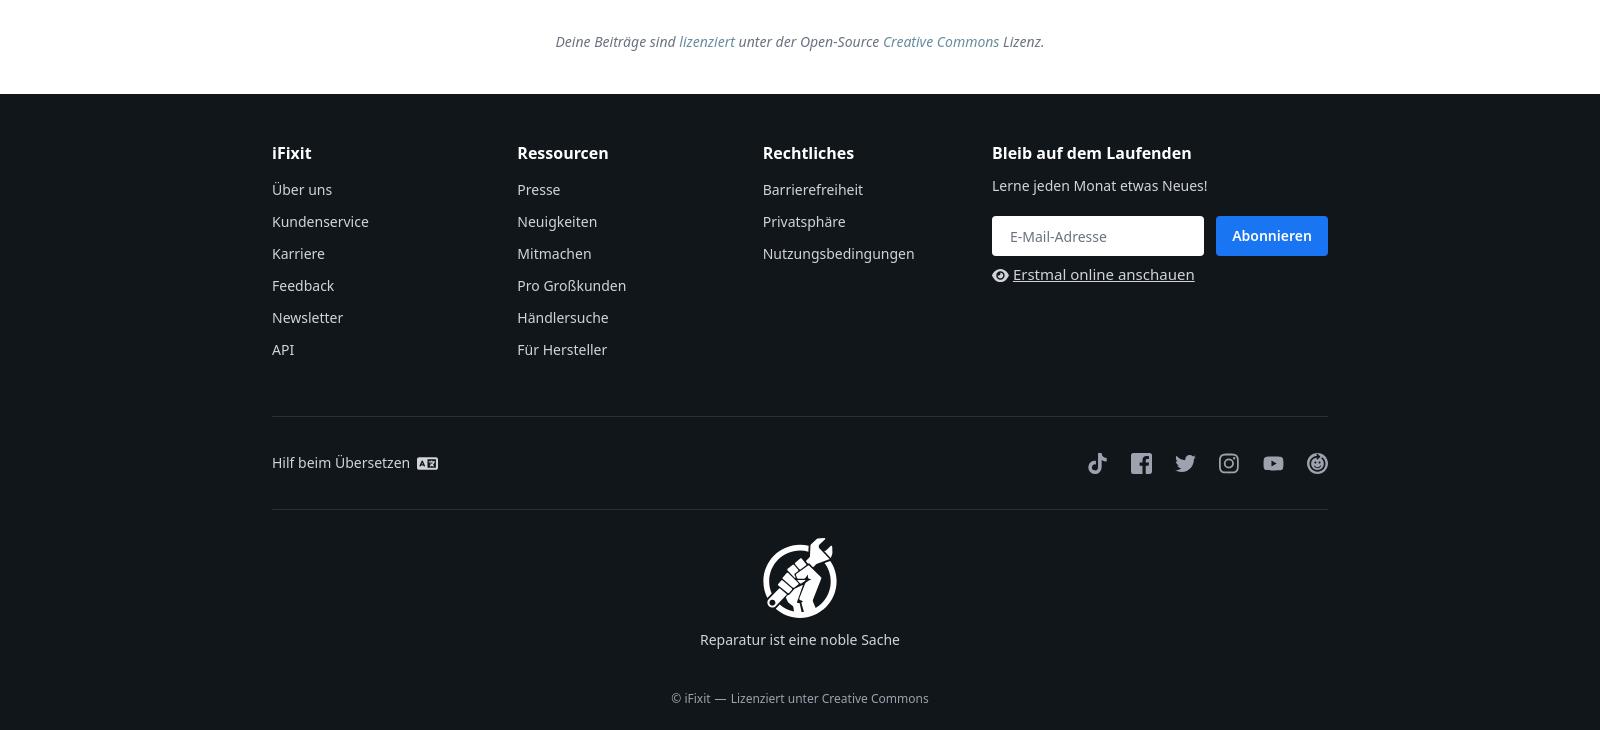 Image resolution: width=1600 pixels, height=730 pixels. I want to click on 'unter der Open-Source', so click(807, 39).